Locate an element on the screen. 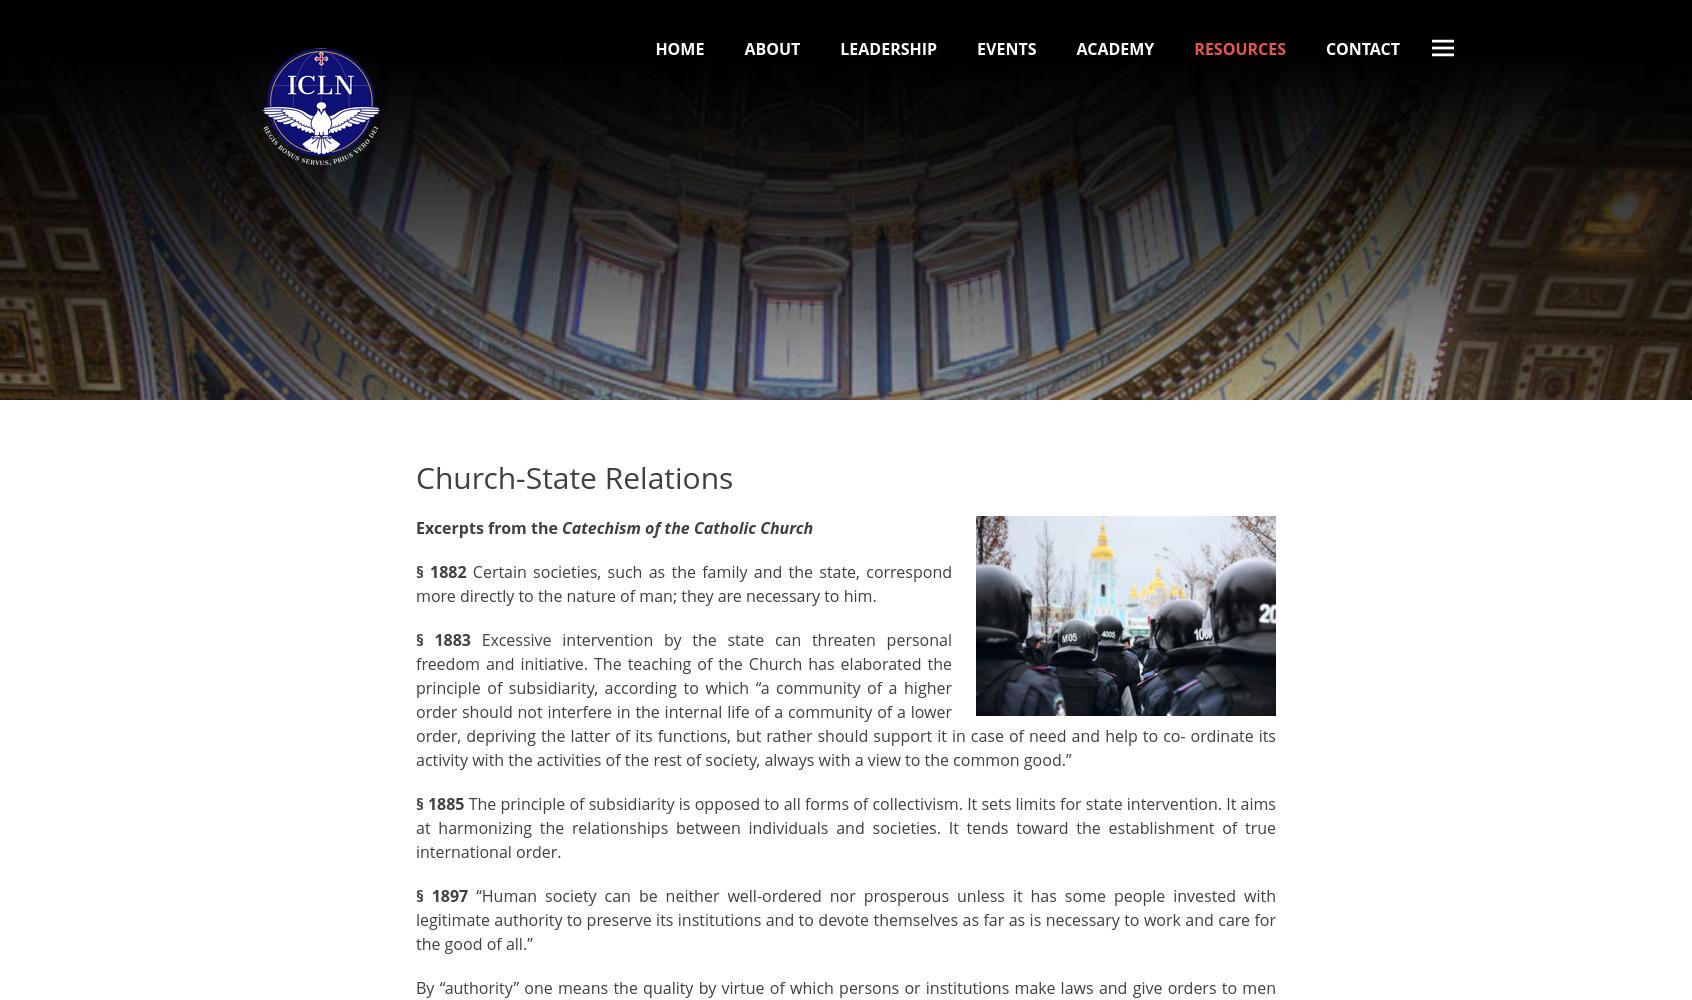 The image size is (1692, 1000). 'Academy' is located at coordinates (1075, 49).